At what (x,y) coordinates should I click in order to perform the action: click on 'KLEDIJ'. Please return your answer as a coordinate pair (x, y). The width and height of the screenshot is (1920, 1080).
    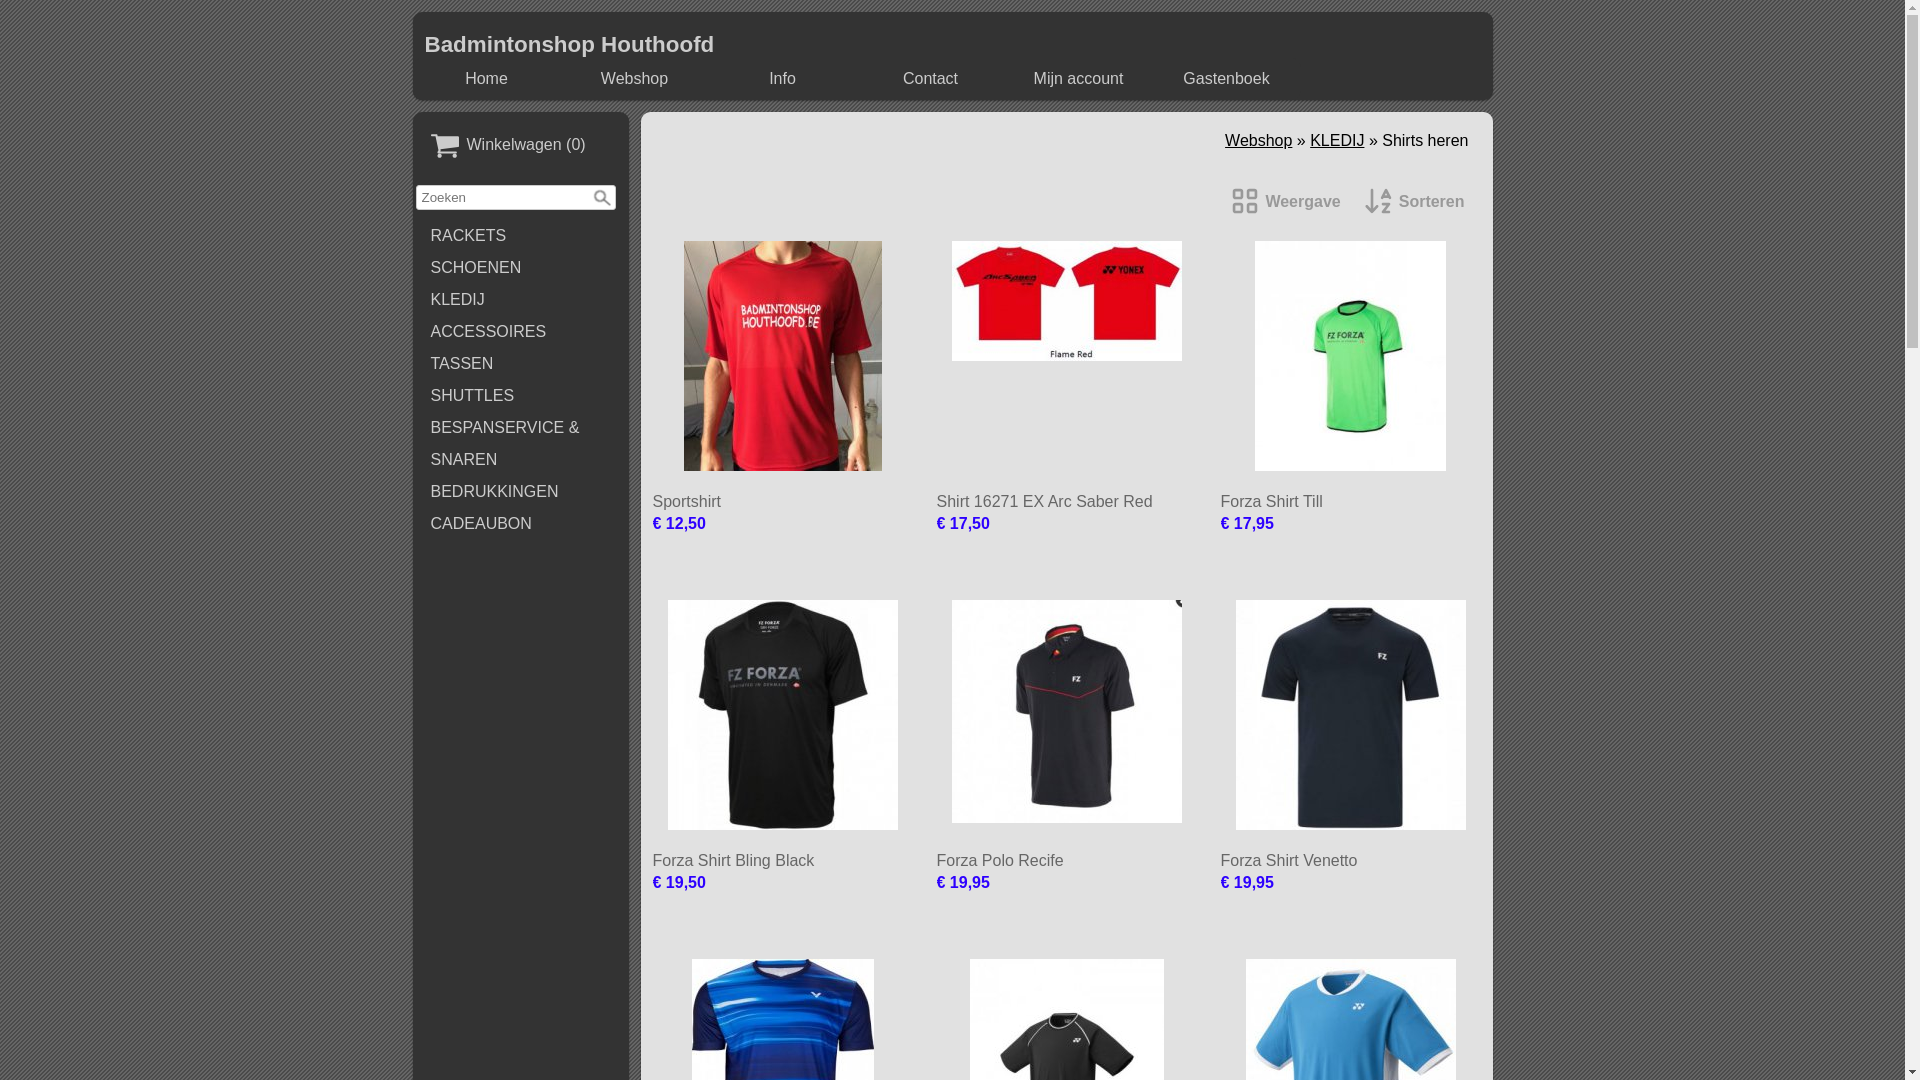
    Looking at the image, I should click on (521, 300).